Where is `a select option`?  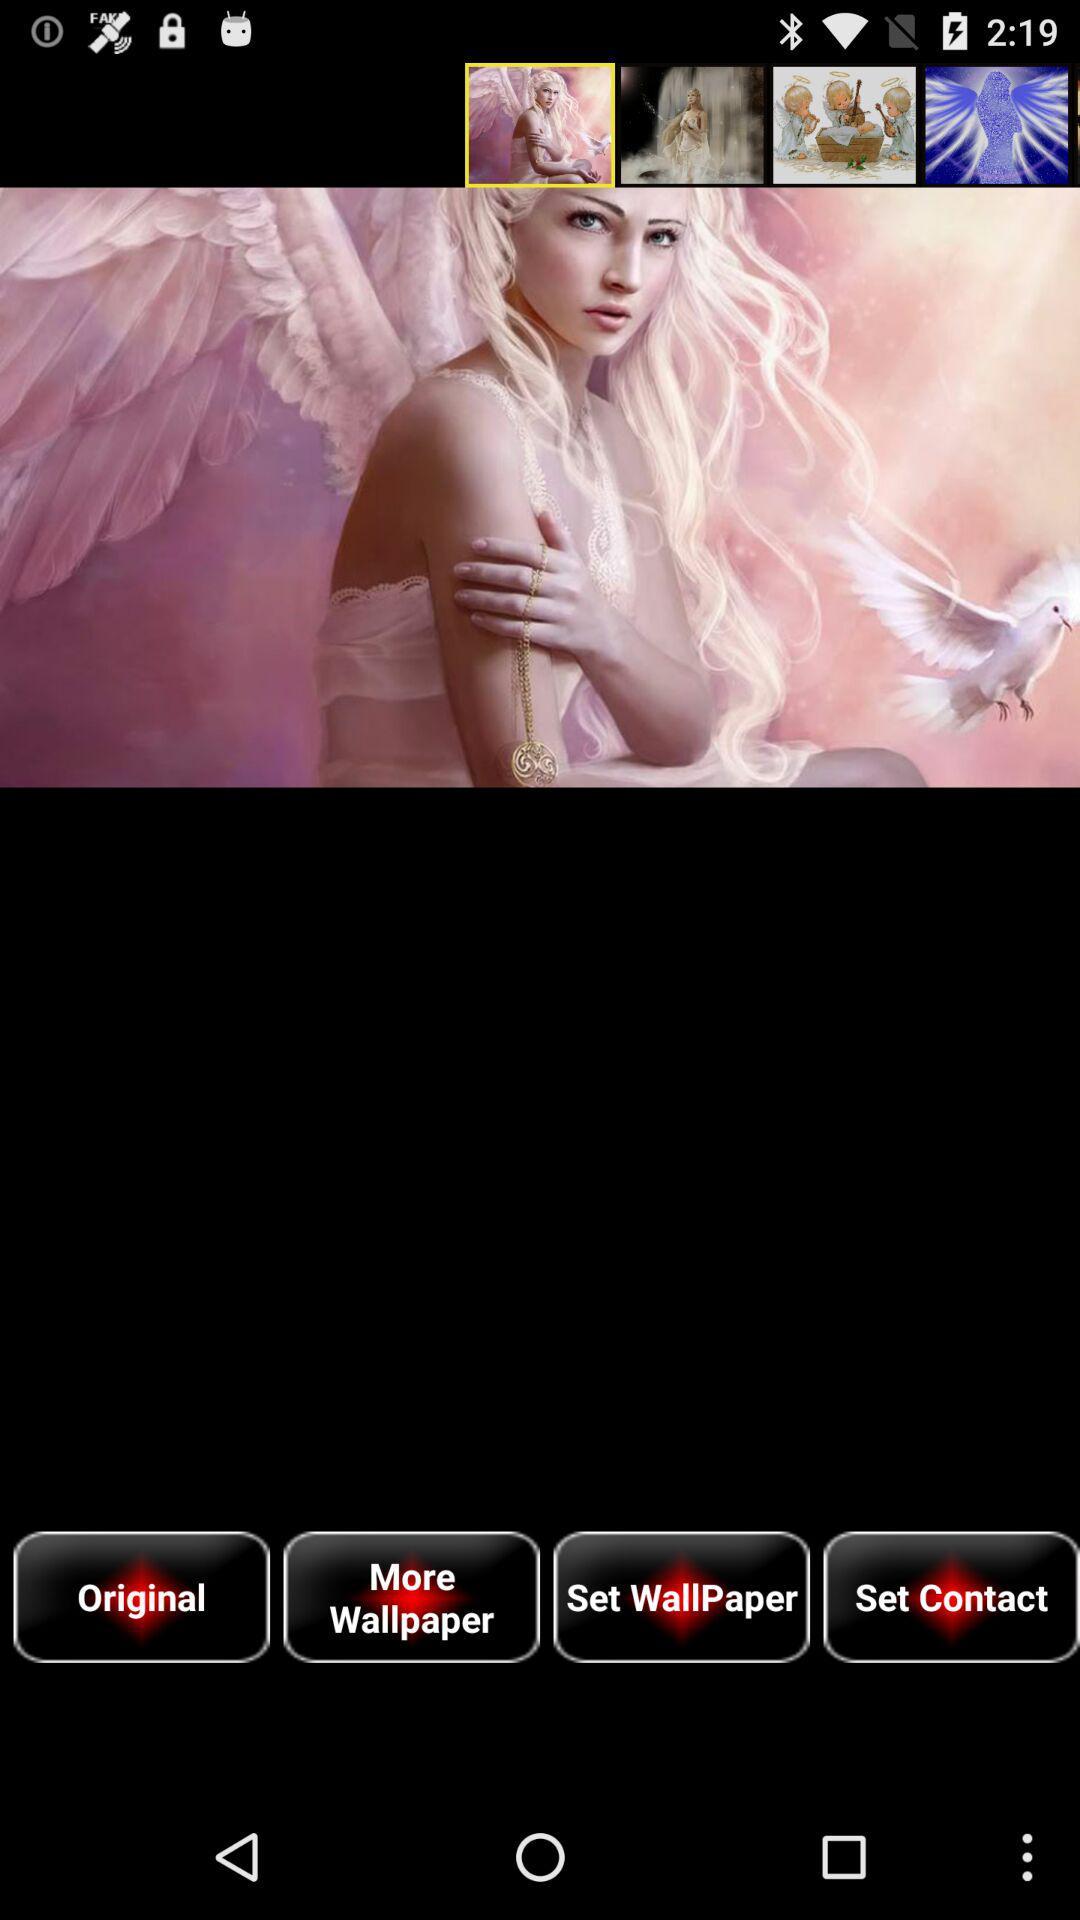 a select option is located at coordinates (540, 487).